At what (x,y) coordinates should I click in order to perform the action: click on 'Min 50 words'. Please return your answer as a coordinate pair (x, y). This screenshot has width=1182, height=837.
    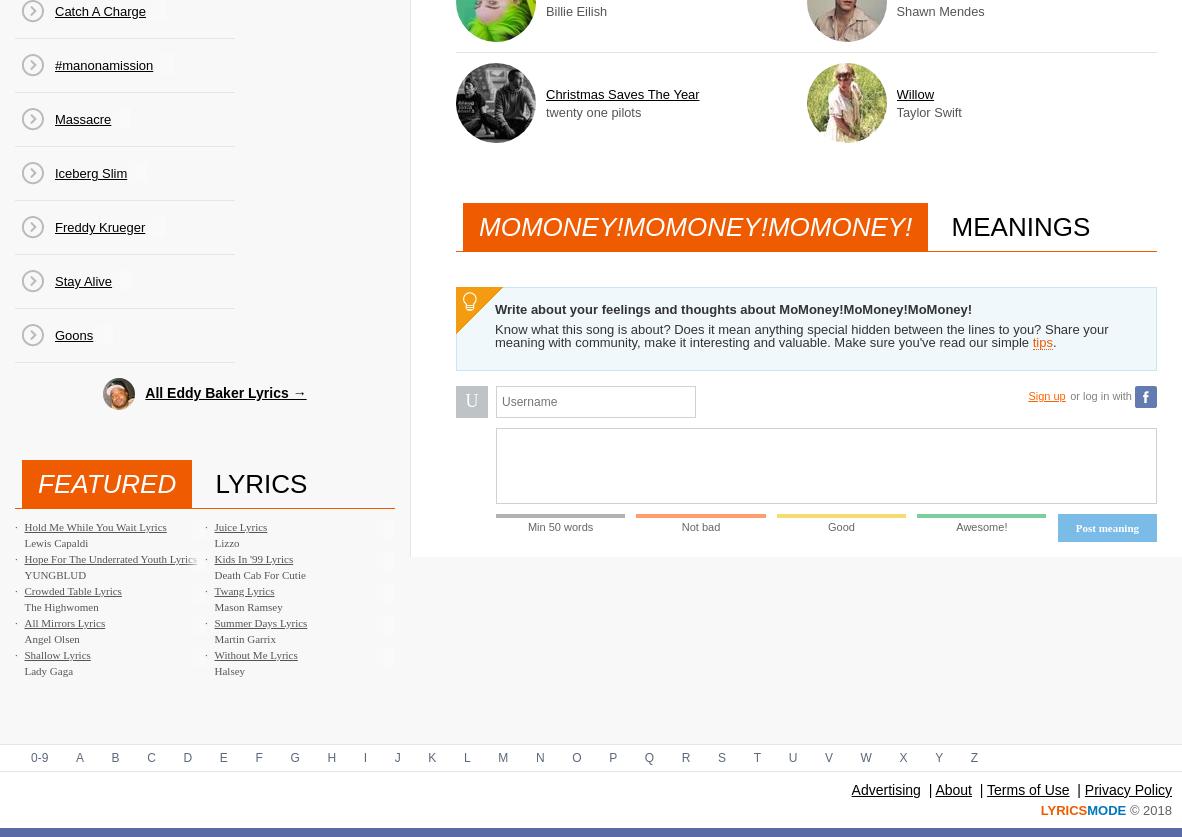
    Looking at the image, I should click on (560, 525).